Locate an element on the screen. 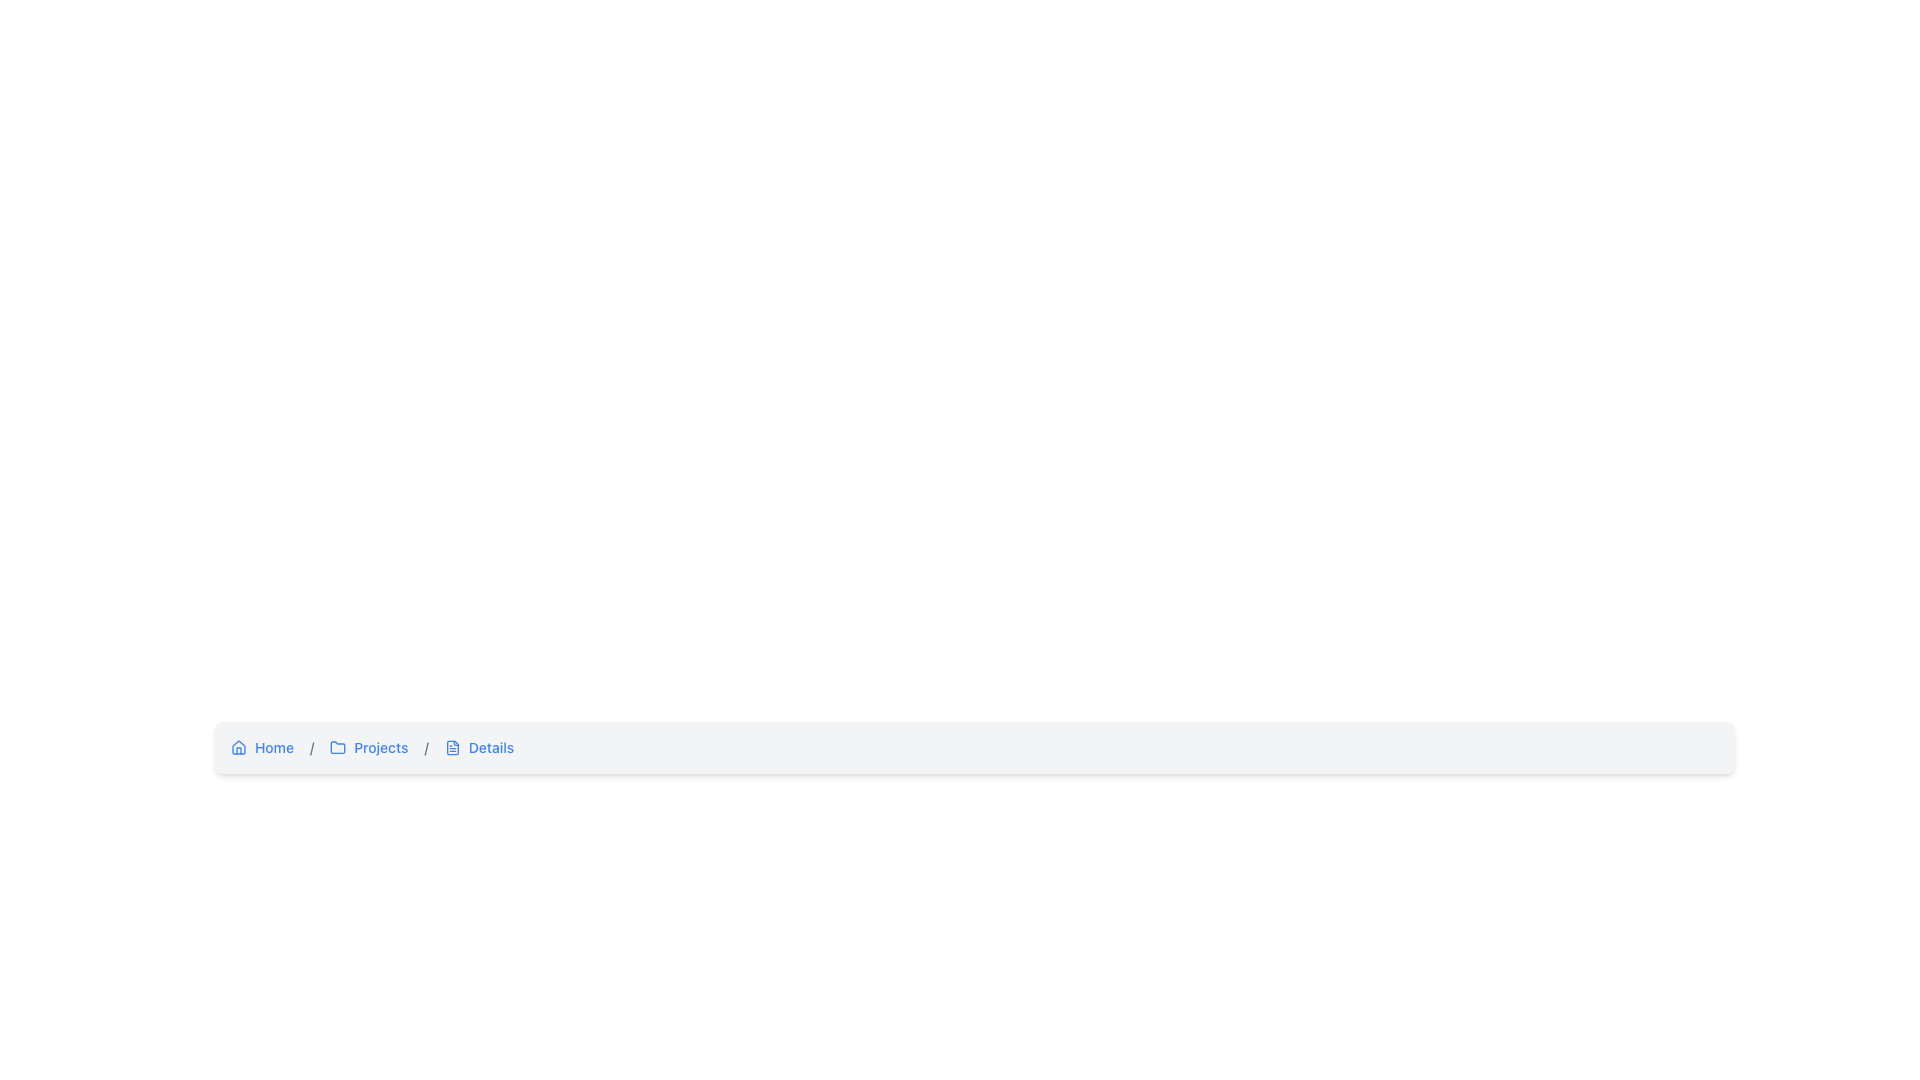 The height and width of the screenshot is (1080, 1920). the 'Home' breadcrumb navigational link, which is the first element in the breadcrumb navigation bar and styled with a hover effect and underlined when hovered is located at coordinates (261, 748).